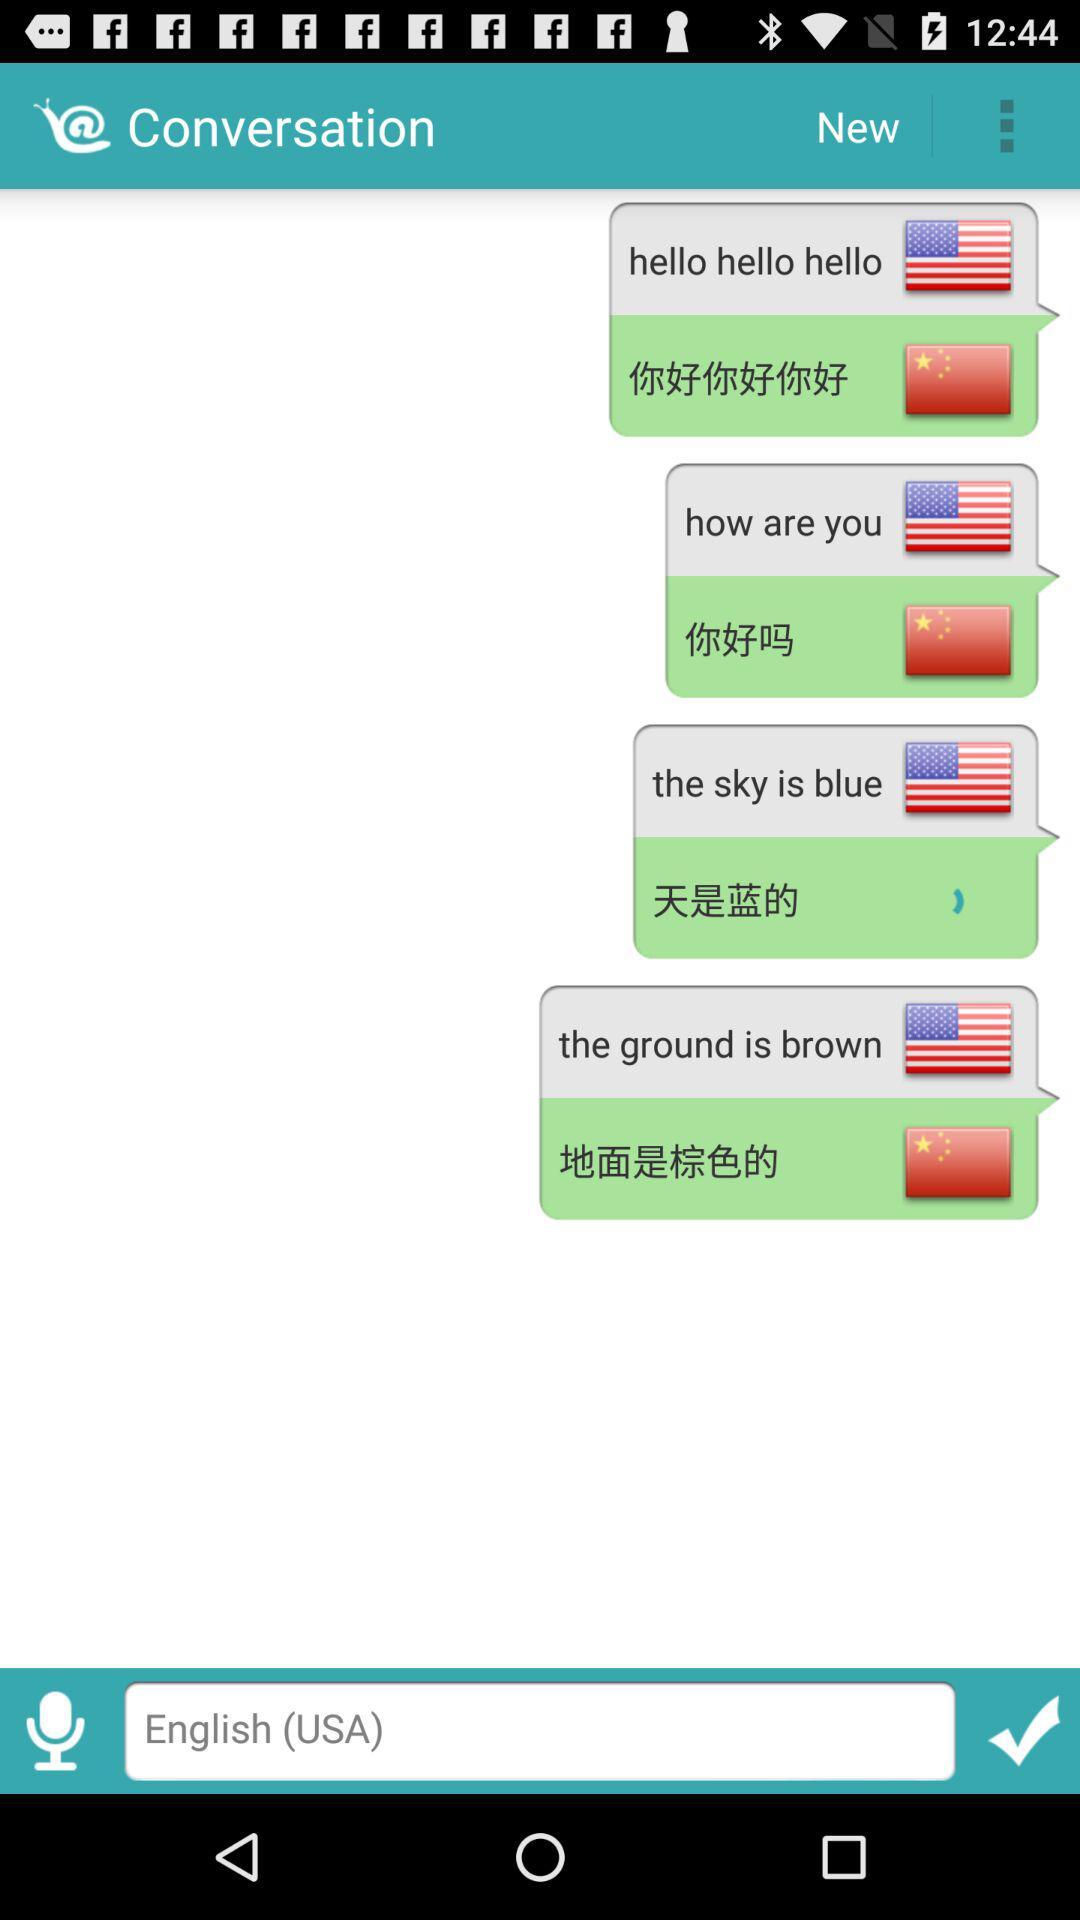 The image size is (1080, 1920). I want to click on the new, so click(856, 124).